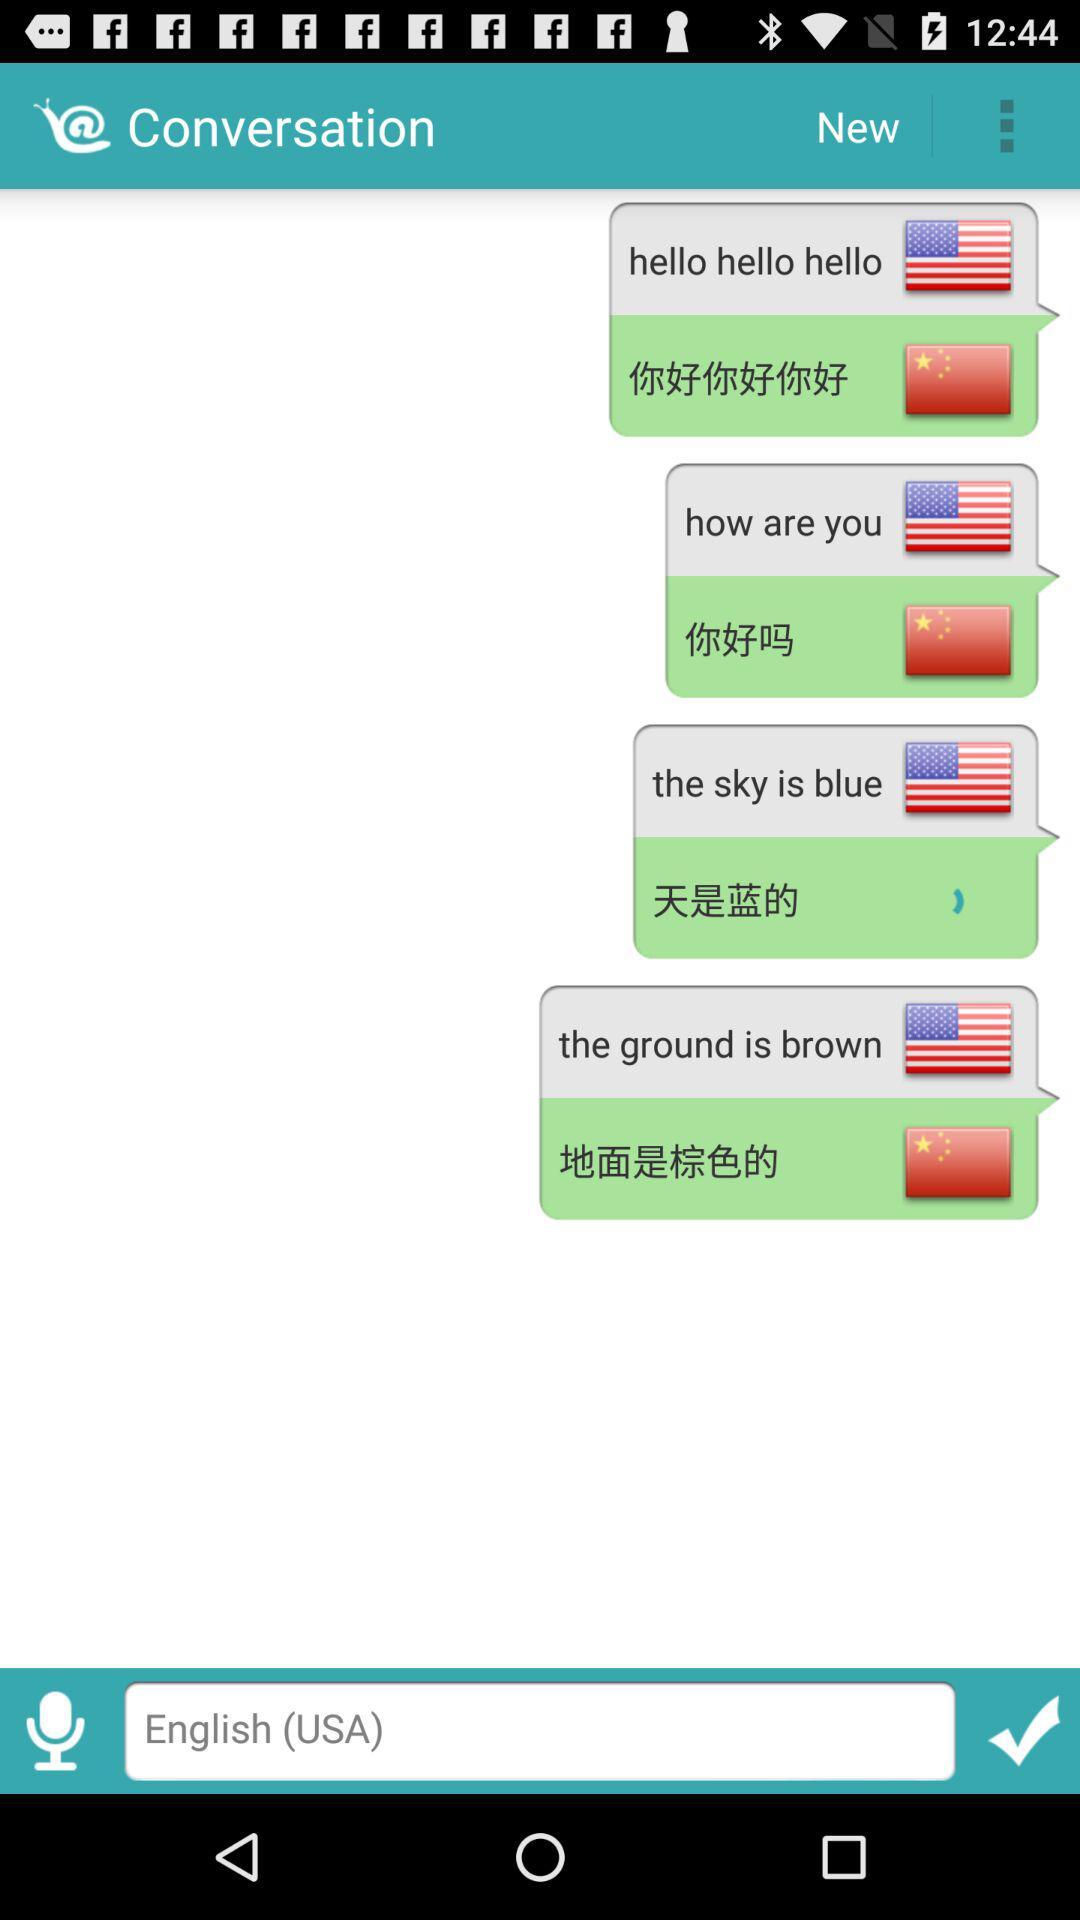 The image size is (1080, 1920). I want to click on the new, so click(856, 124).